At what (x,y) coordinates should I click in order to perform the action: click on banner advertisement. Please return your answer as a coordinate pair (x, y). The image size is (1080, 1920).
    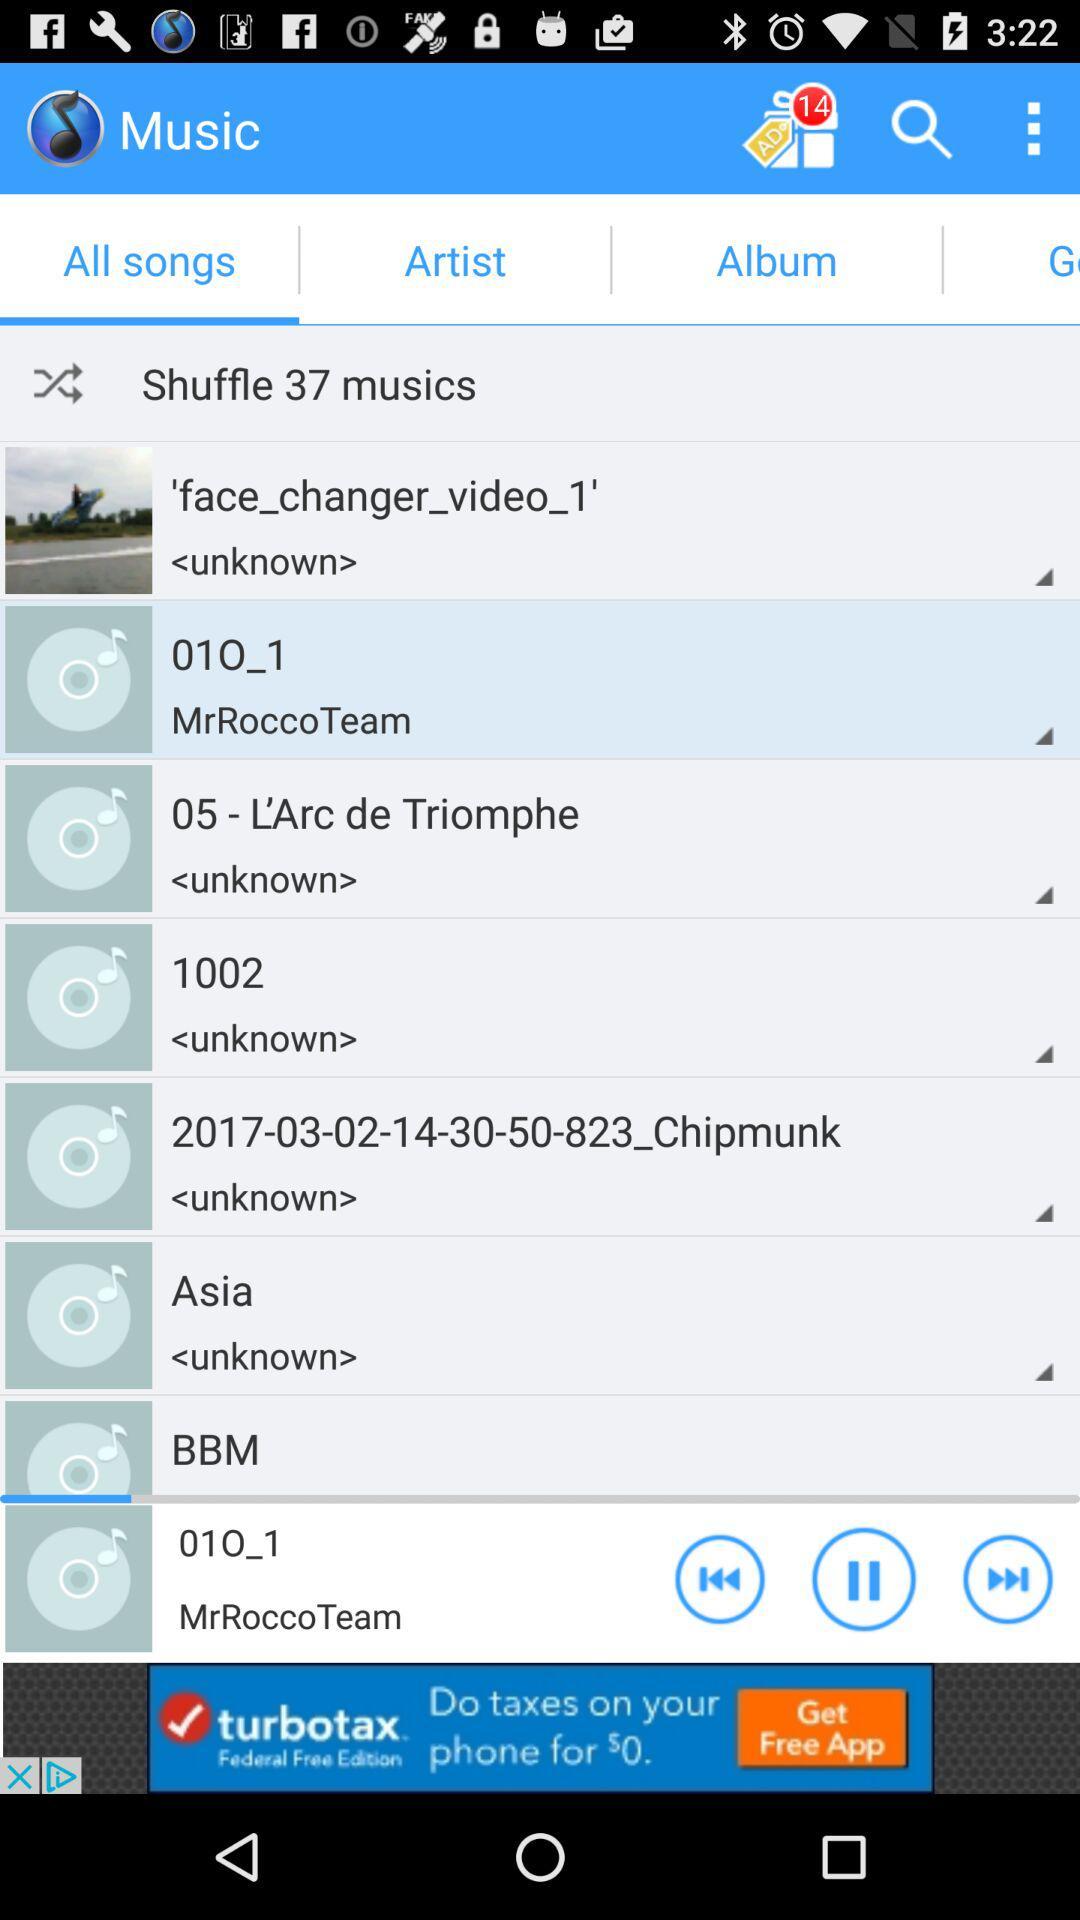
    Looking at the image, I should click on (540, 1727).